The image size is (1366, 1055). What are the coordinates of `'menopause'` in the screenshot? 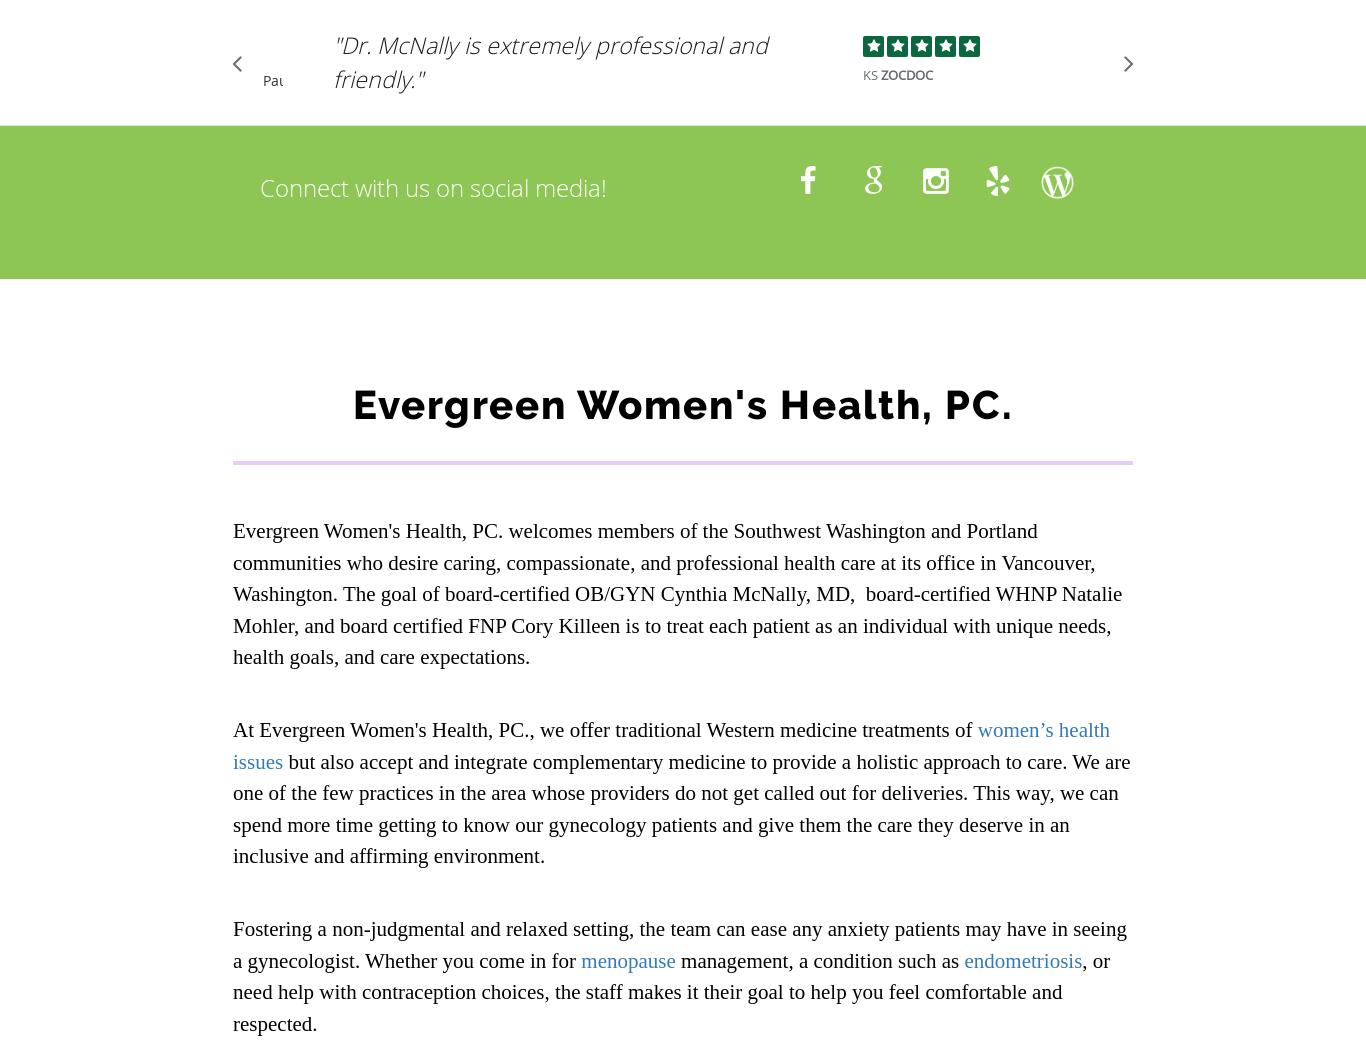 It's located at (626, 960).